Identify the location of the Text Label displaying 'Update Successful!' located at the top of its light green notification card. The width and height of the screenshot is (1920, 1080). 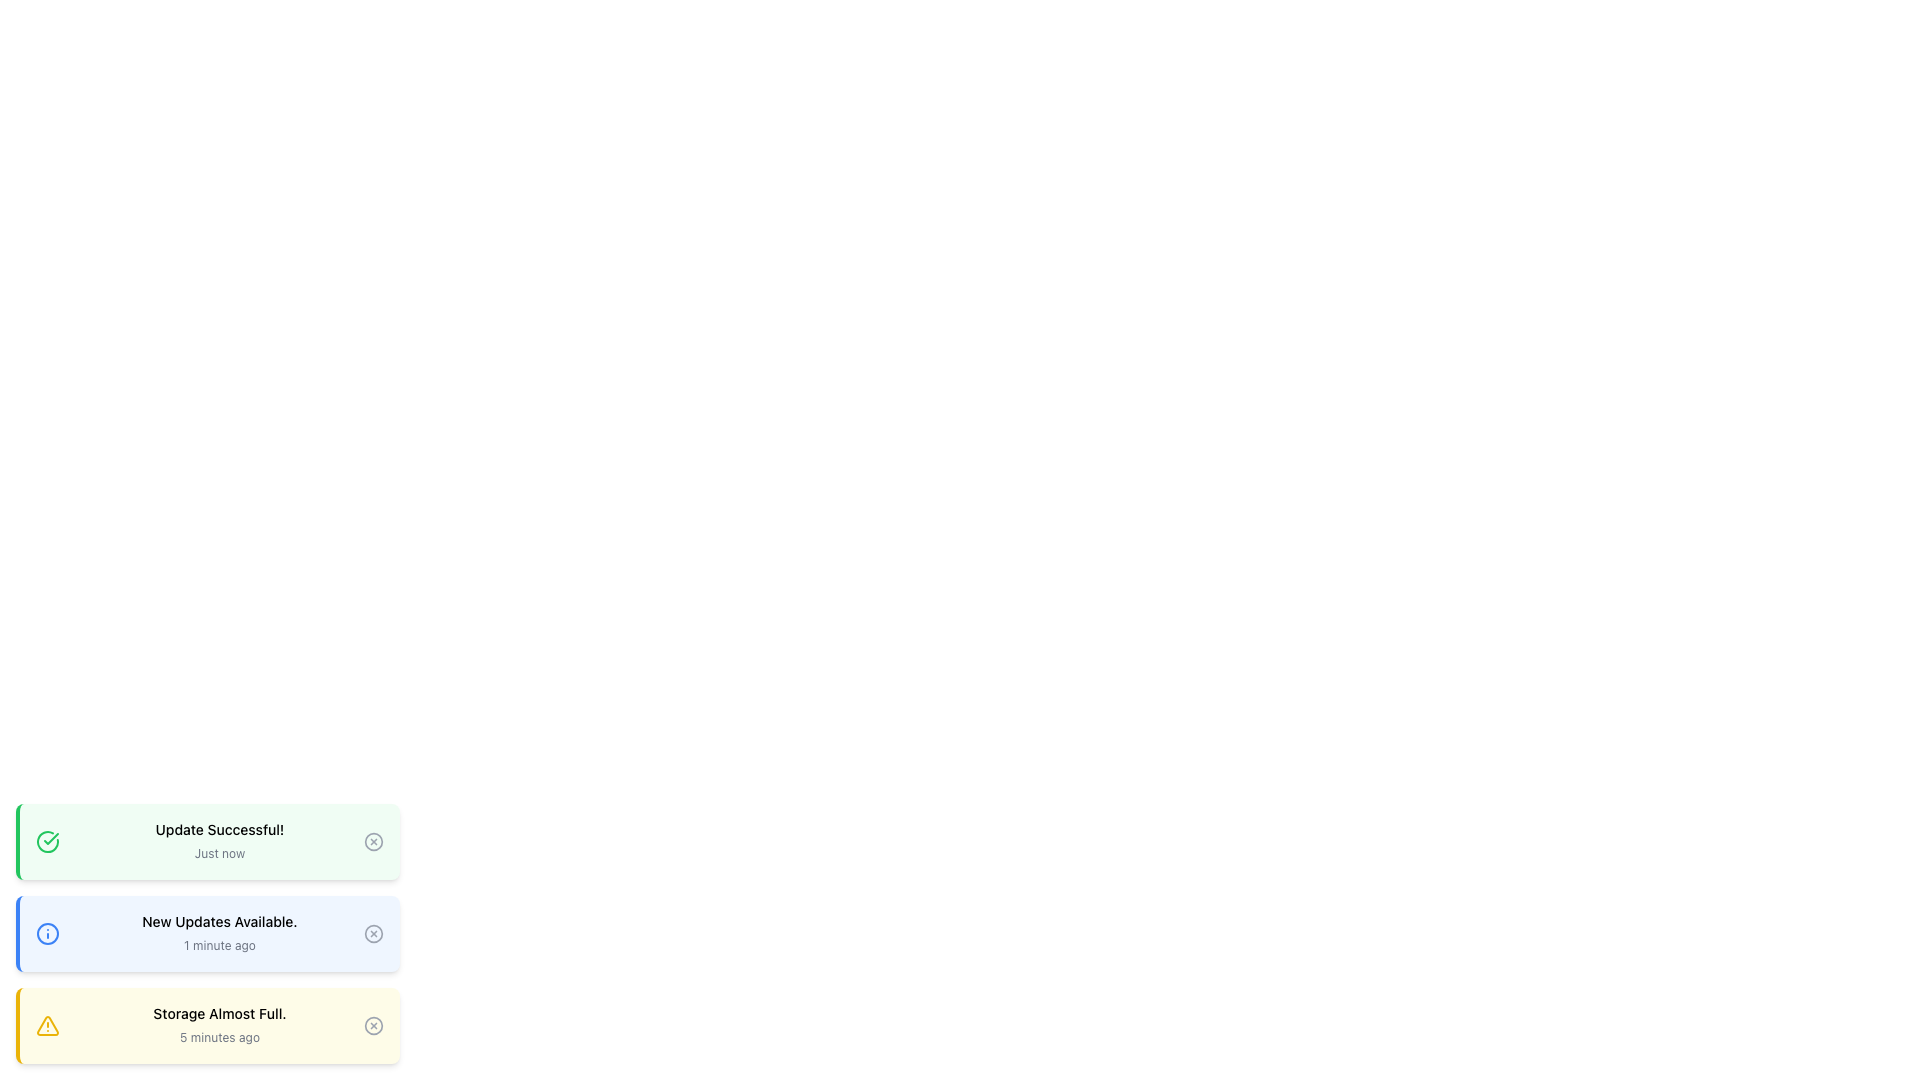
(220, 829).